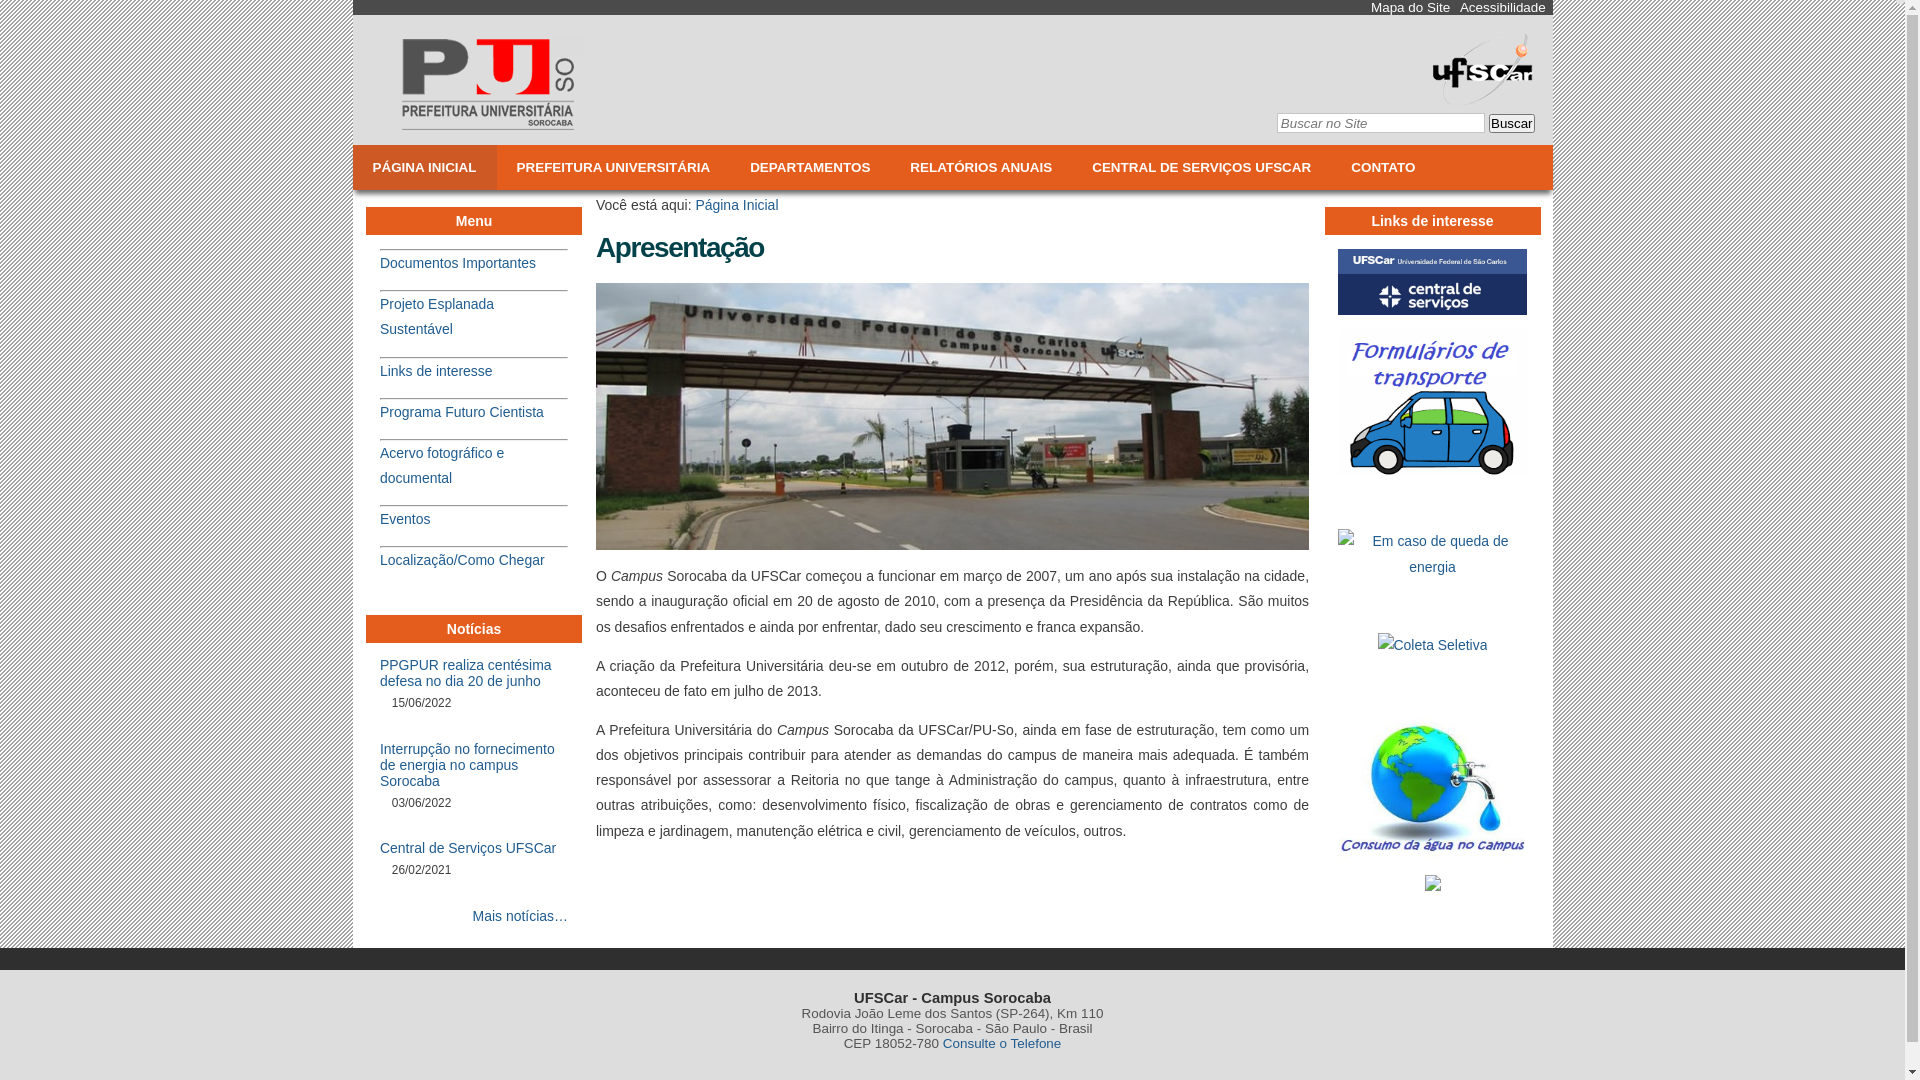 The width and height of the screenshot is (1920, 1080). I want to click on 'Eventos', so click(403, 518).